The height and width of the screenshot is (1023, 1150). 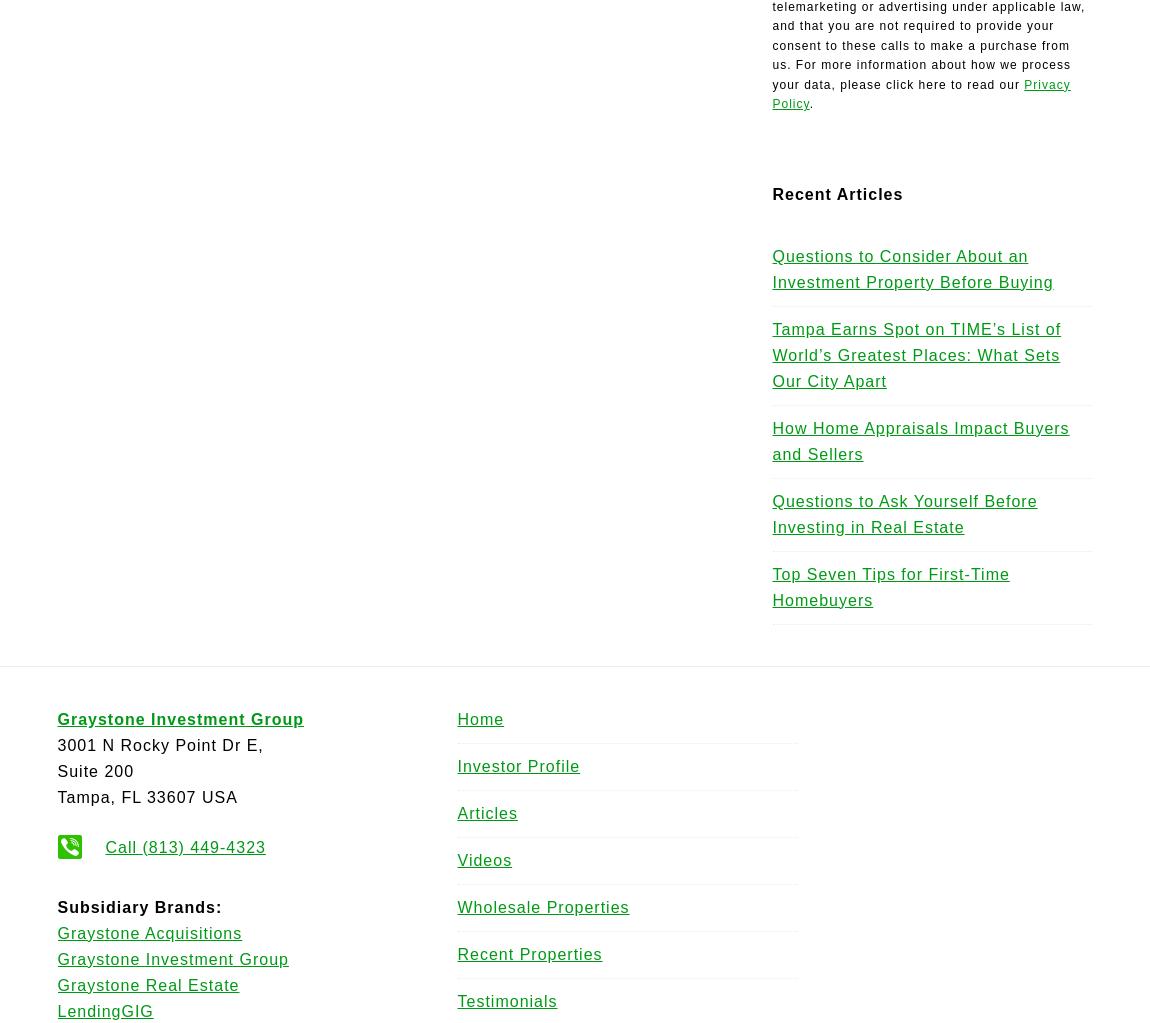 What do you see at coordinates (103, 1009) in the screenshot?
I see `'LendingGIG'` at bounding box center [103, 1009].